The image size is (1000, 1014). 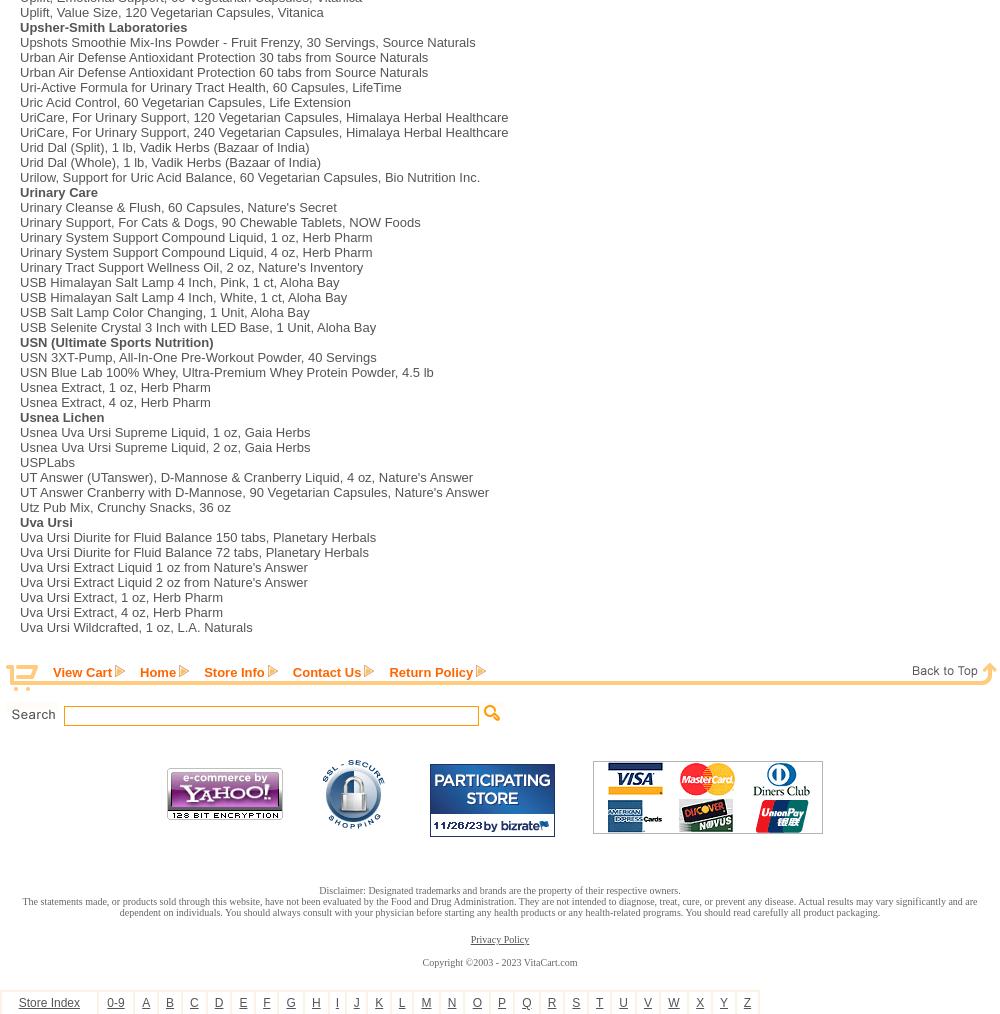 What do you see at coordinates (20, 551) in the screenshot?
I see `'Uva Ursi Diurite for Fluid Balance 72 tabs, Planetary Herbals'` at bounding box center [20, 551].